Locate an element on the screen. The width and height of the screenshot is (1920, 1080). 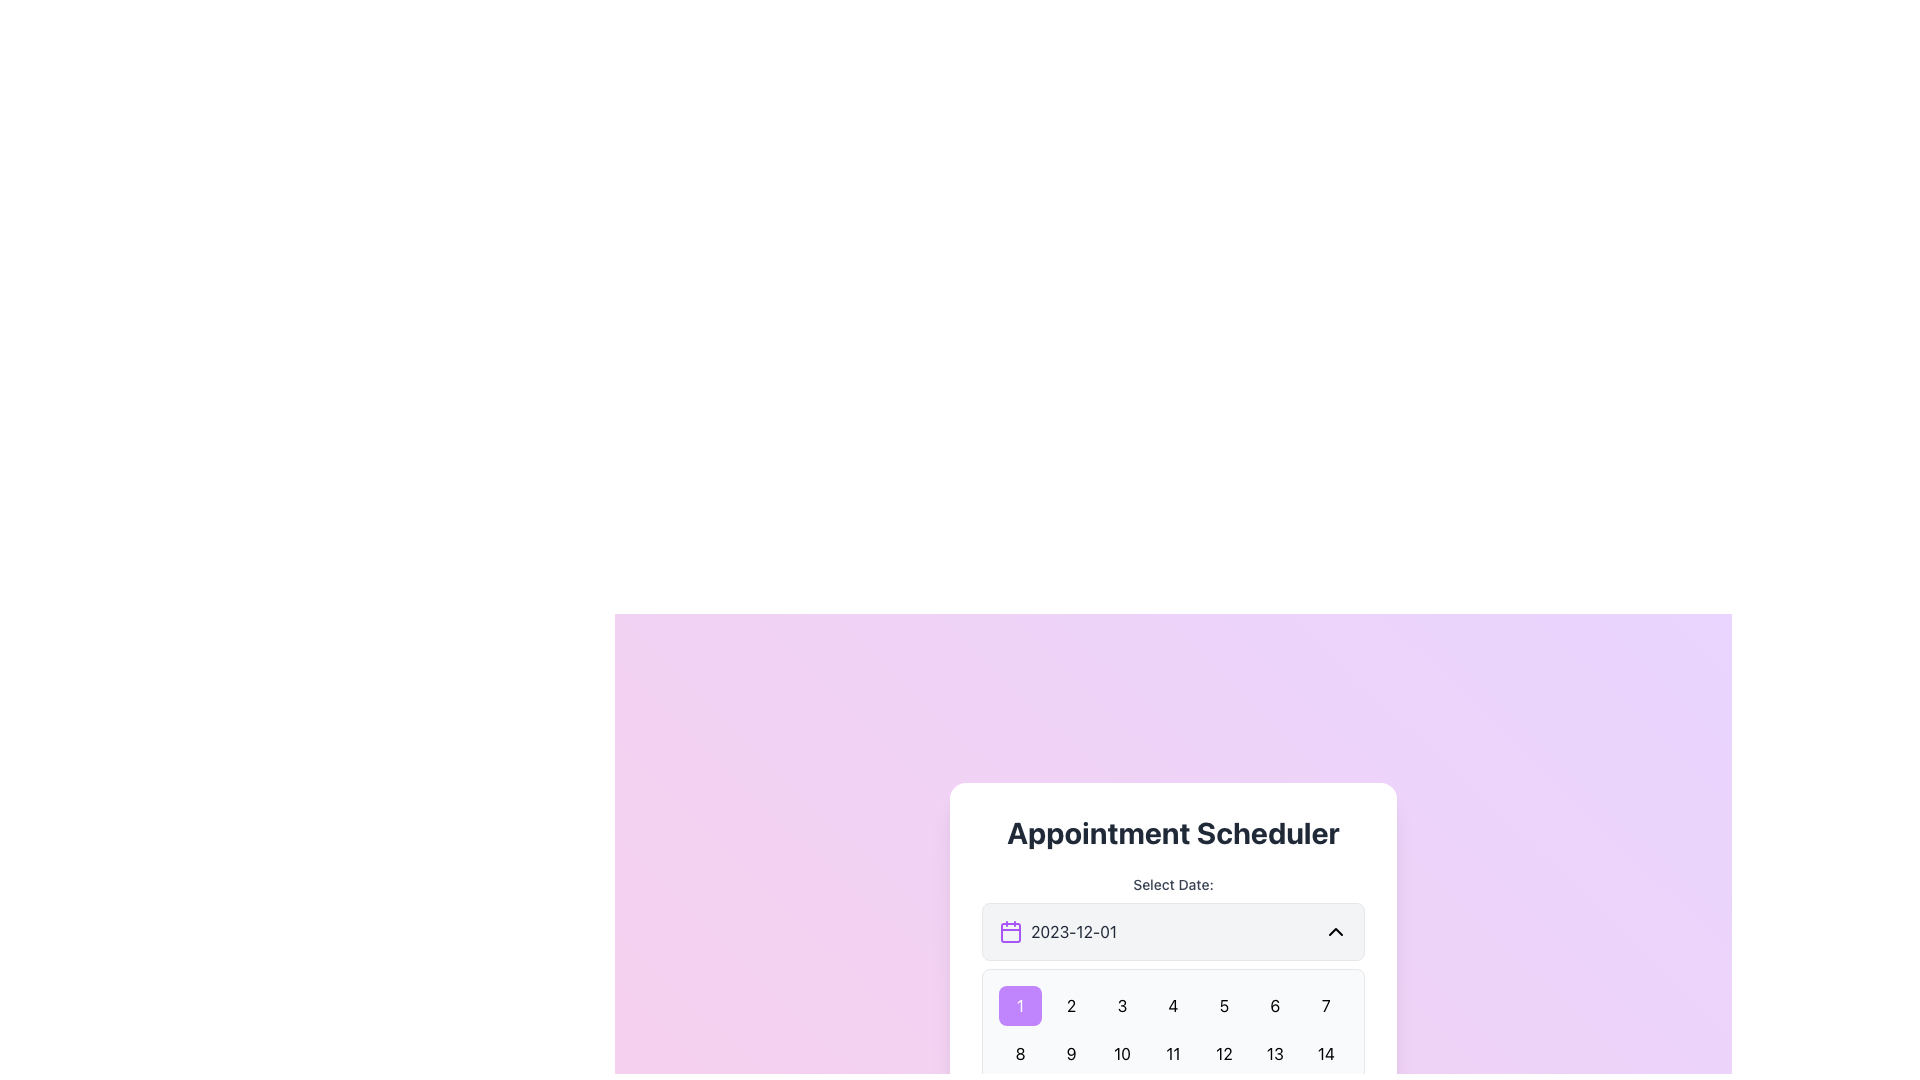
the button displaying the number '13' in the date picker is located at coordinates (1274, 1053).